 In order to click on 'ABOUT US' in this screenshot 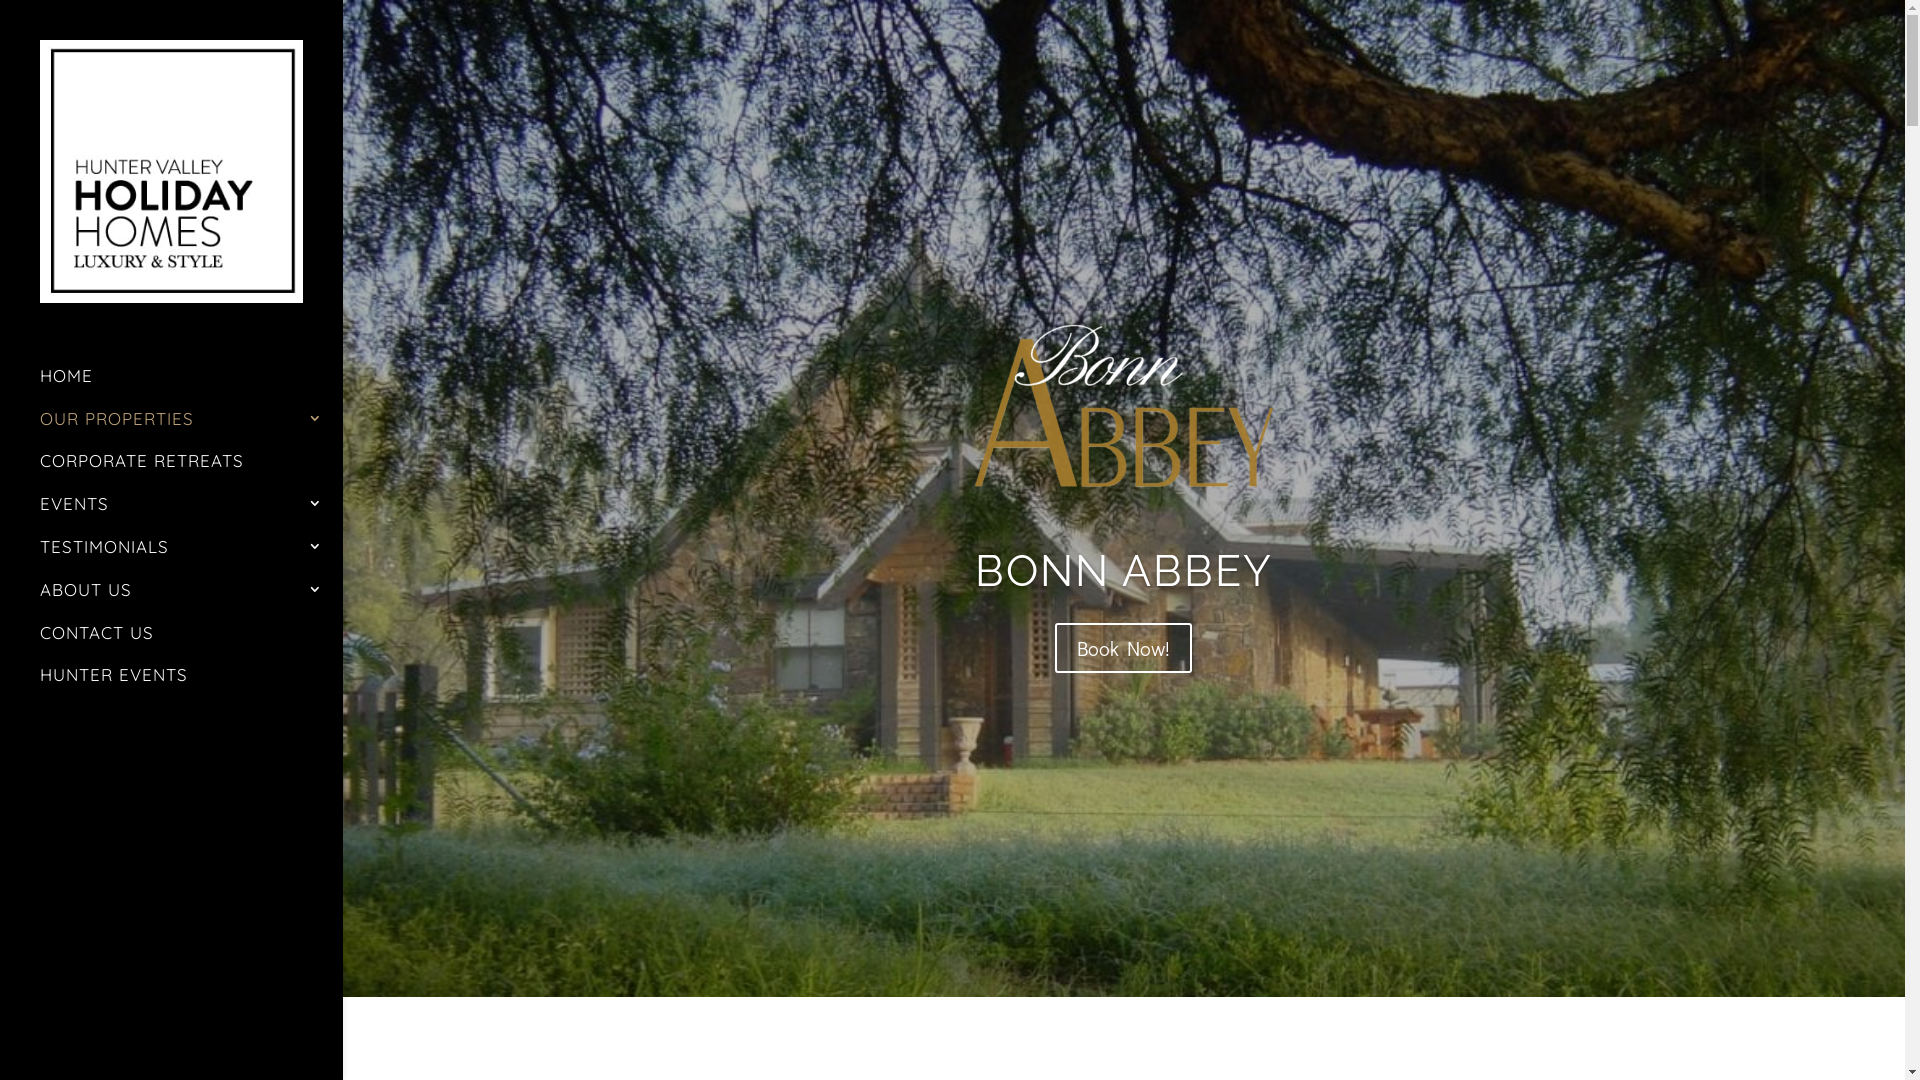, I will do `click(191, 598)`.